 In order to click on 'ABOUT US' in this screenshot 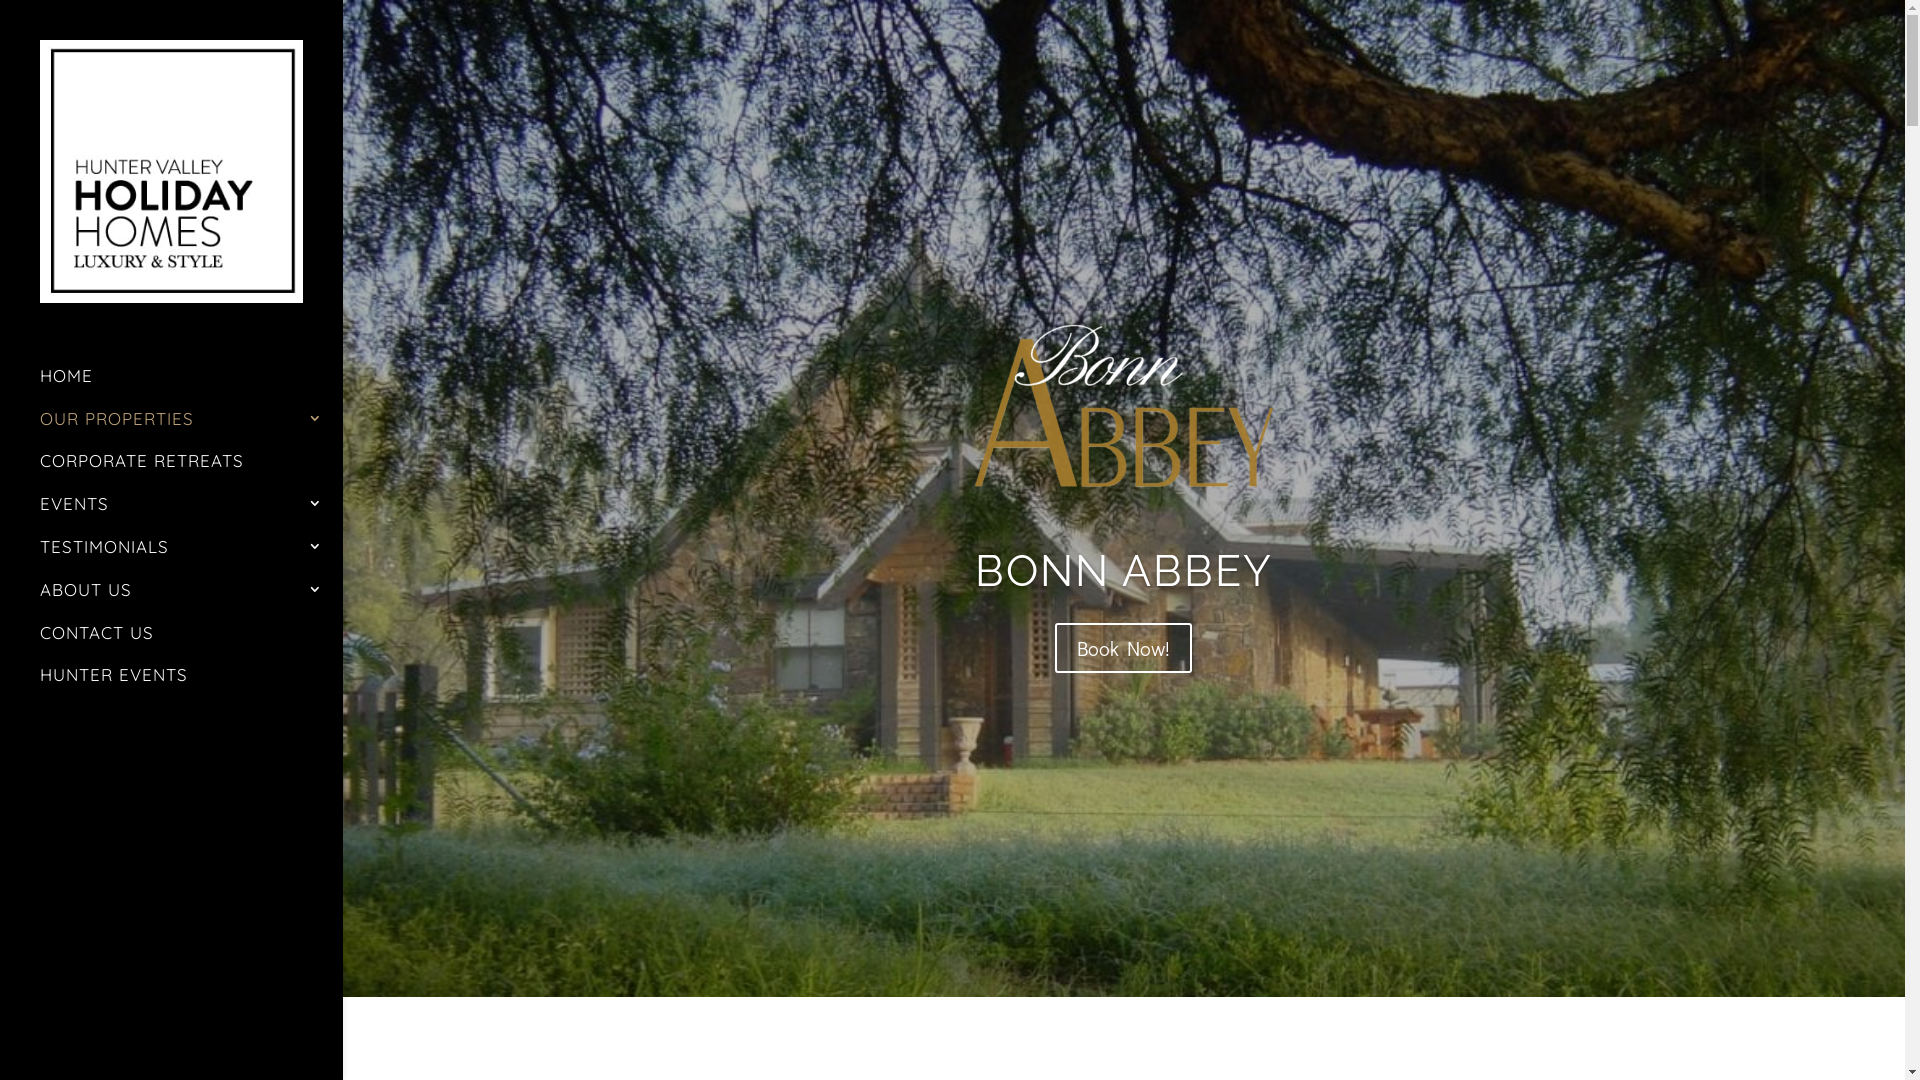, I will do `click(191, 598)`.